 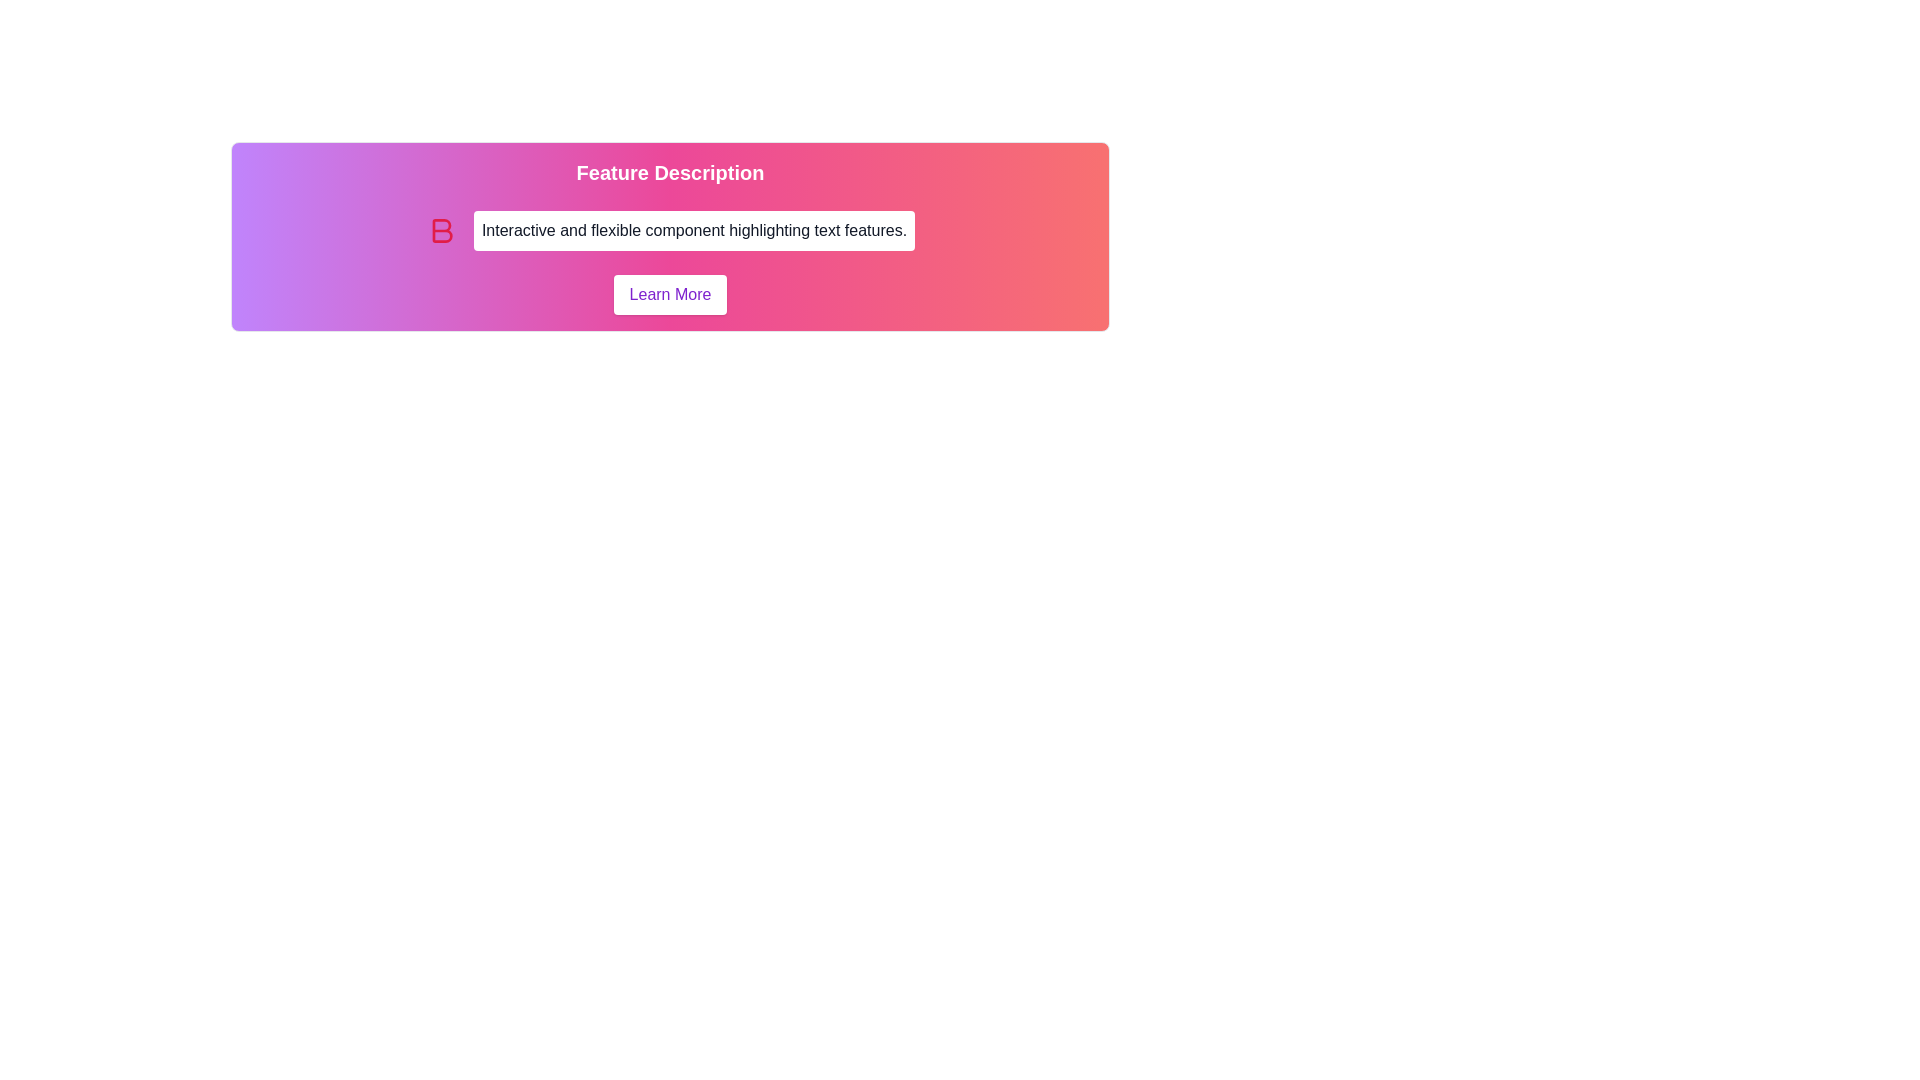 What do you see at coordinates (670, 230) in the screenshot?
I see `the Static Text Block that presents descriptive text about the features of the application, located between the title 'Feature Description' and the 'Learn More' button` at bounding box center [670, 230].